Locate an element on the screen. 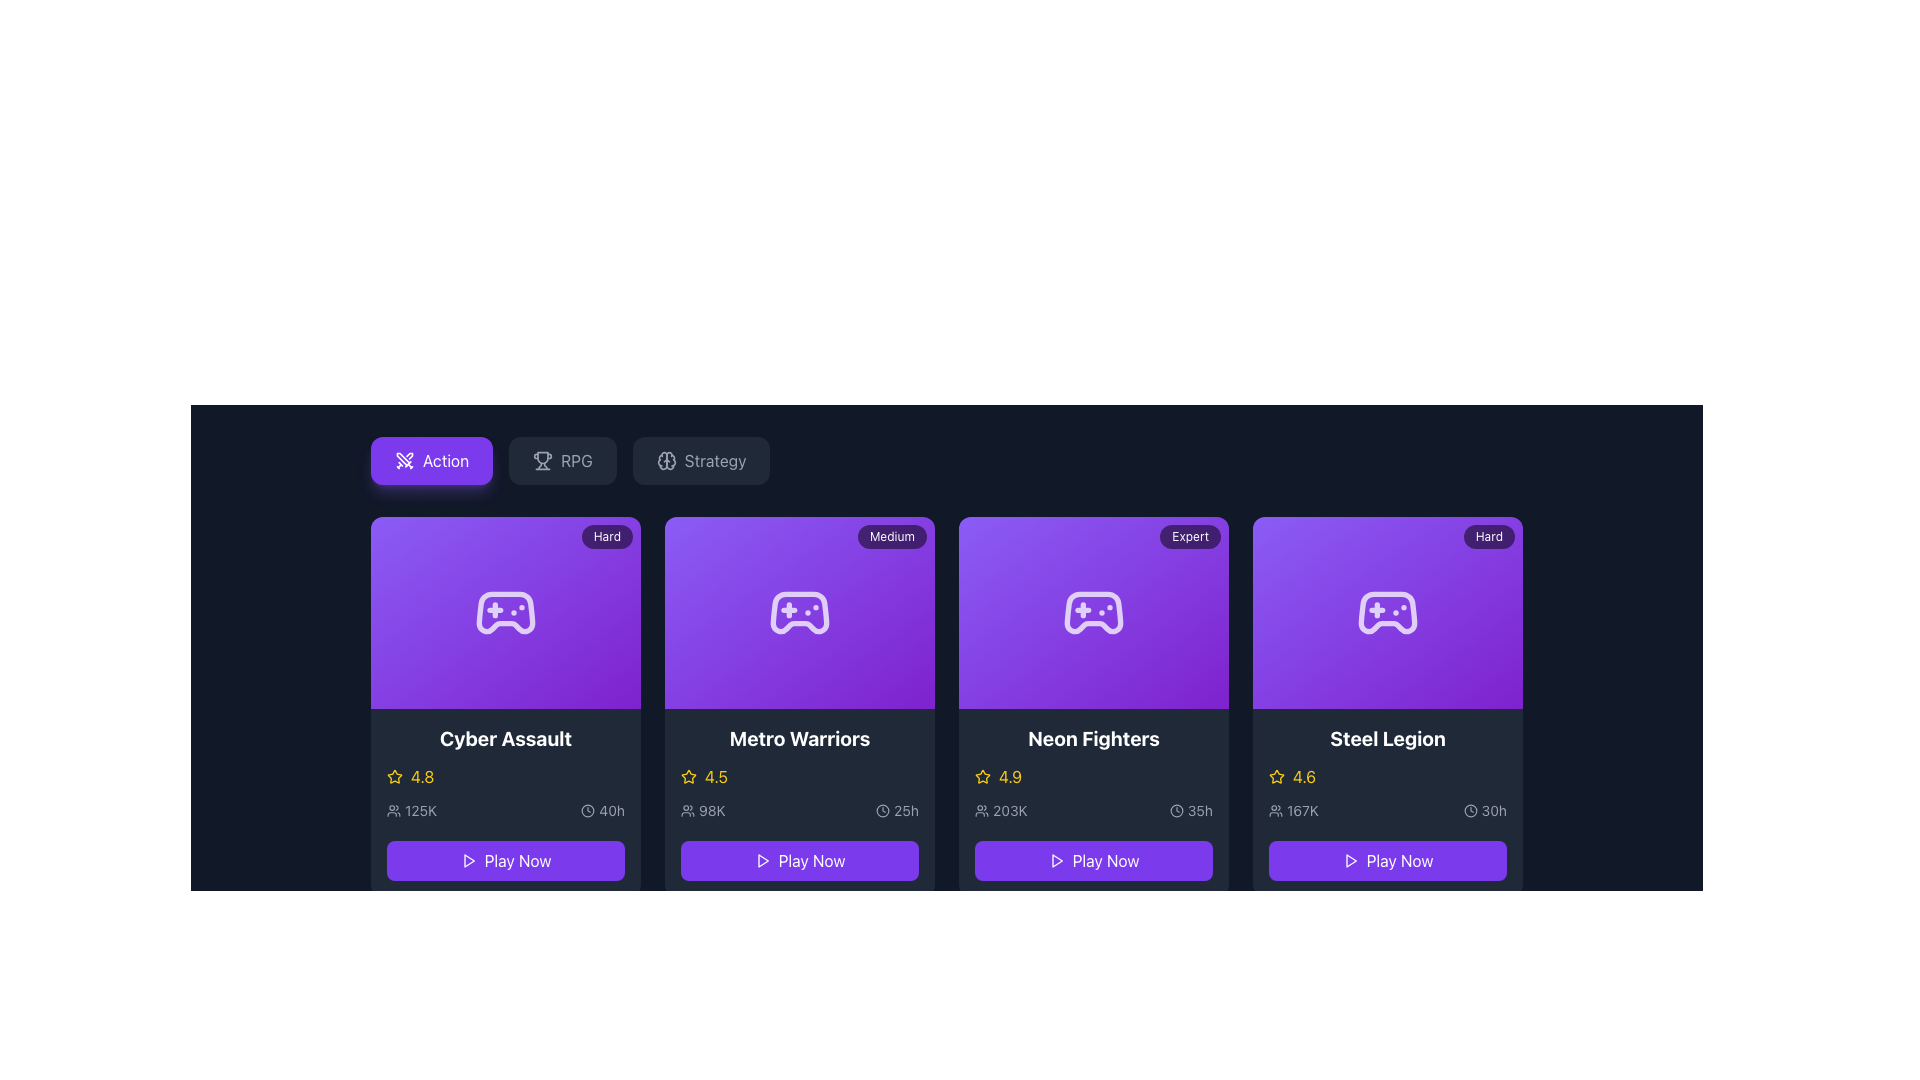 The image size is (1920, 1080). the button located at the bottom center of the 'Metro Warriors' card to observe hover effects is located at coordinates (800, 855).